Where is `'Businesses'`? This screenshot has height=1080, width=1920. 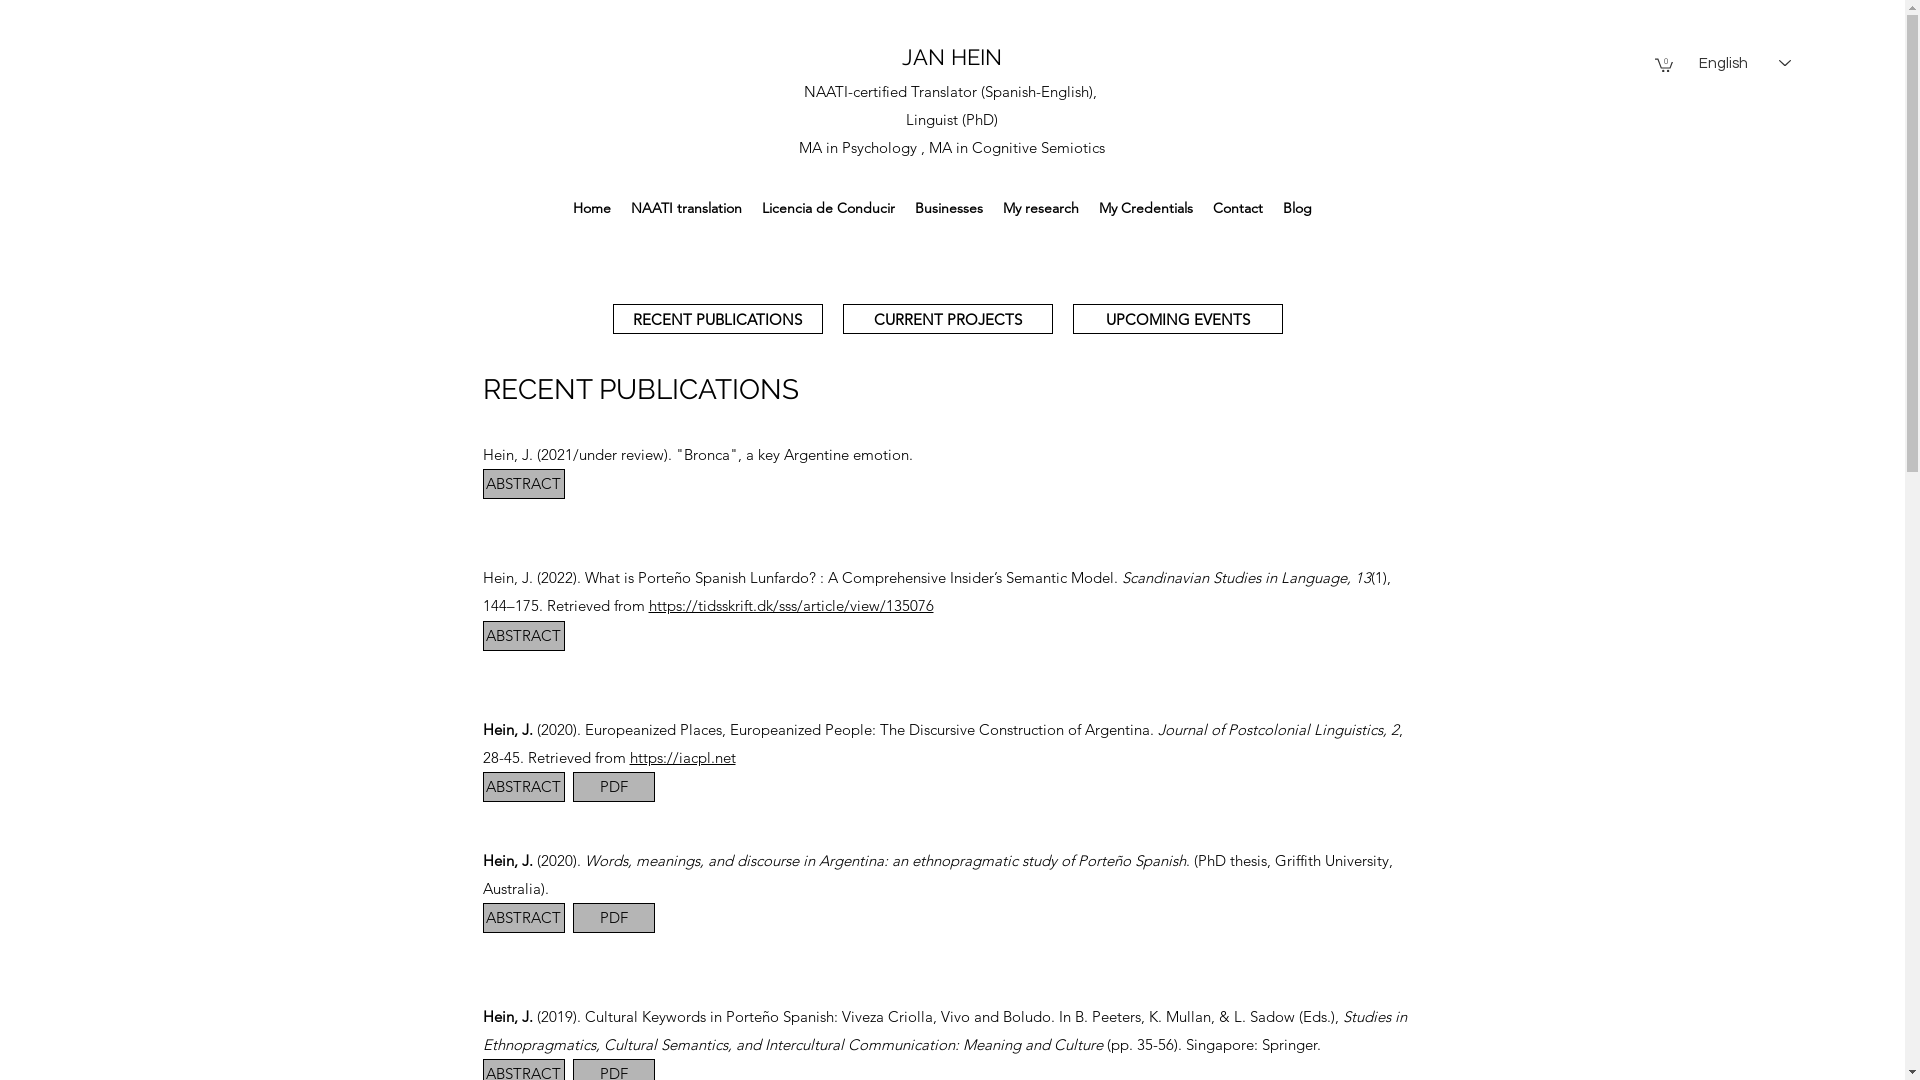 'Businesses' is located at coordinates (948, 208).